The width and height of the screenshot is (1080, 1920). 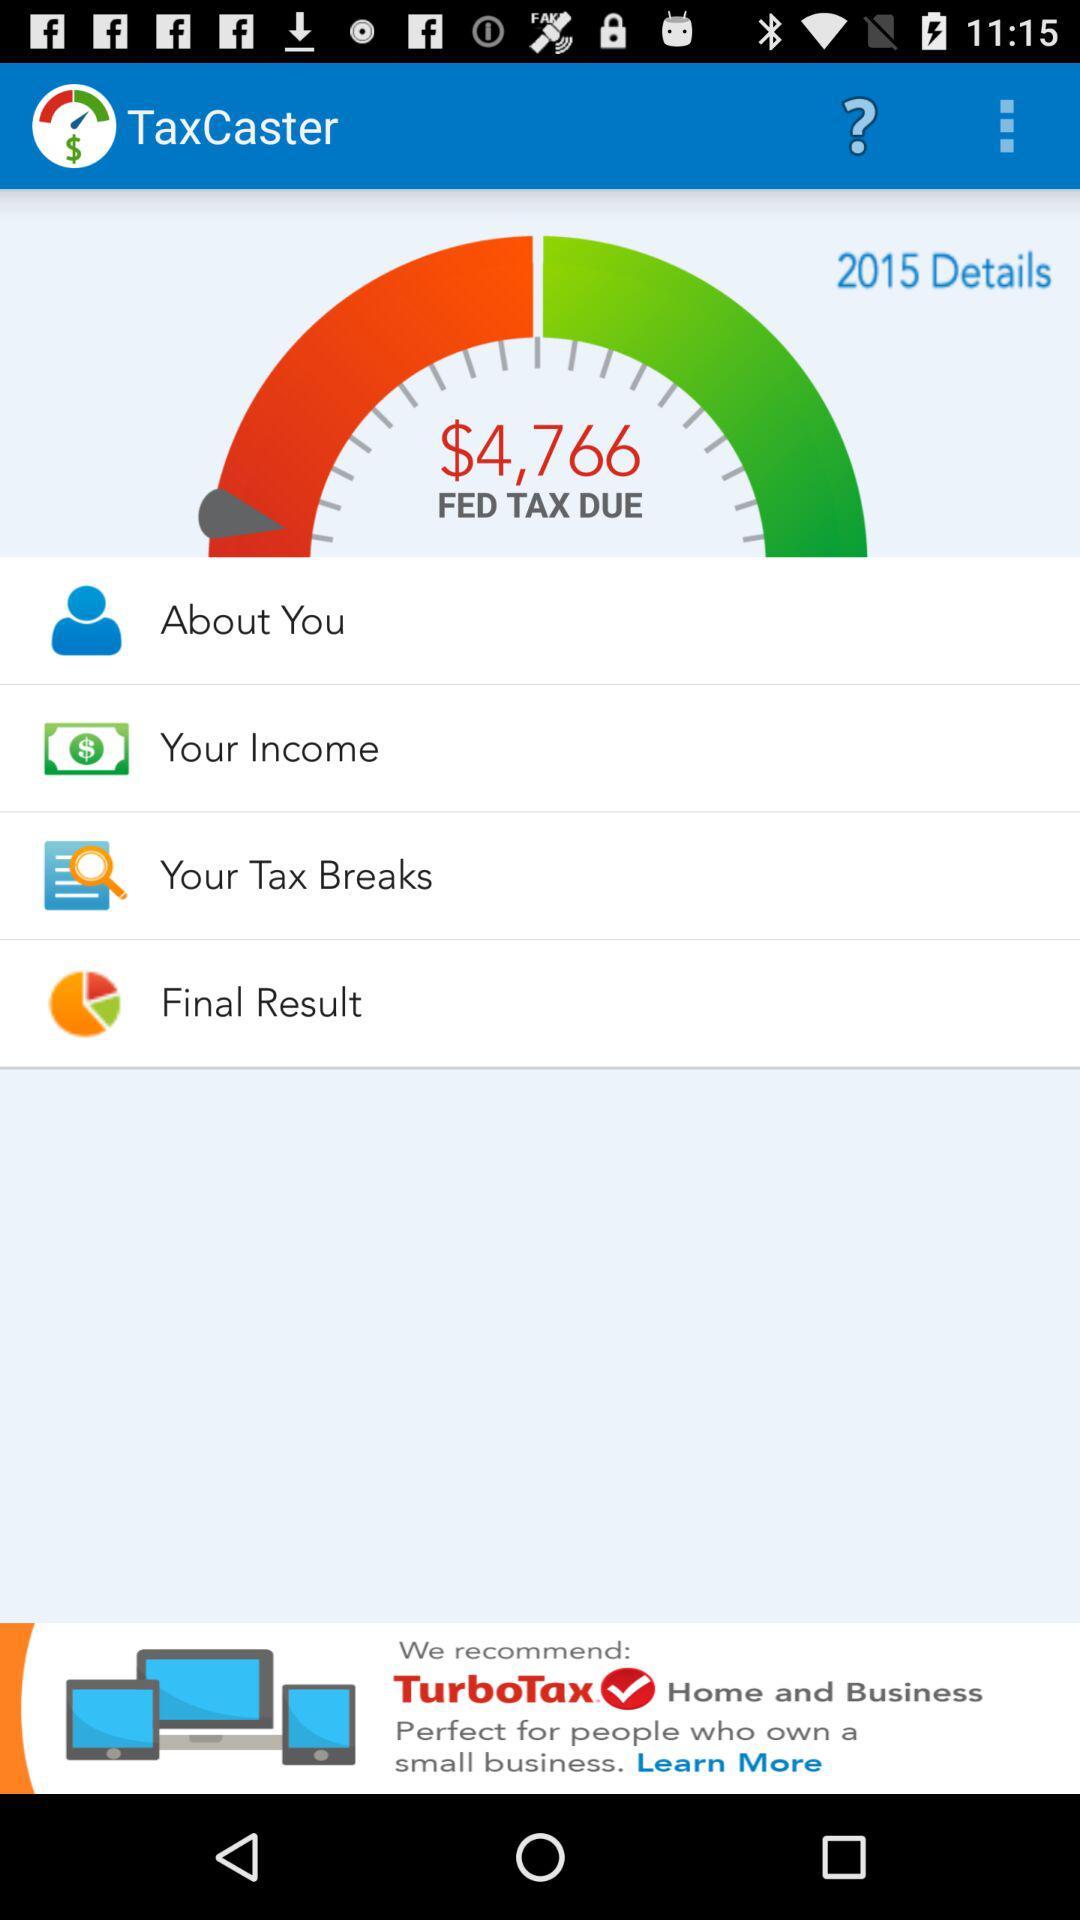 What do you see at coordinates (601, 619) in the screenshot?
I see `icon above the your income app` at bounding box center [601, 619].